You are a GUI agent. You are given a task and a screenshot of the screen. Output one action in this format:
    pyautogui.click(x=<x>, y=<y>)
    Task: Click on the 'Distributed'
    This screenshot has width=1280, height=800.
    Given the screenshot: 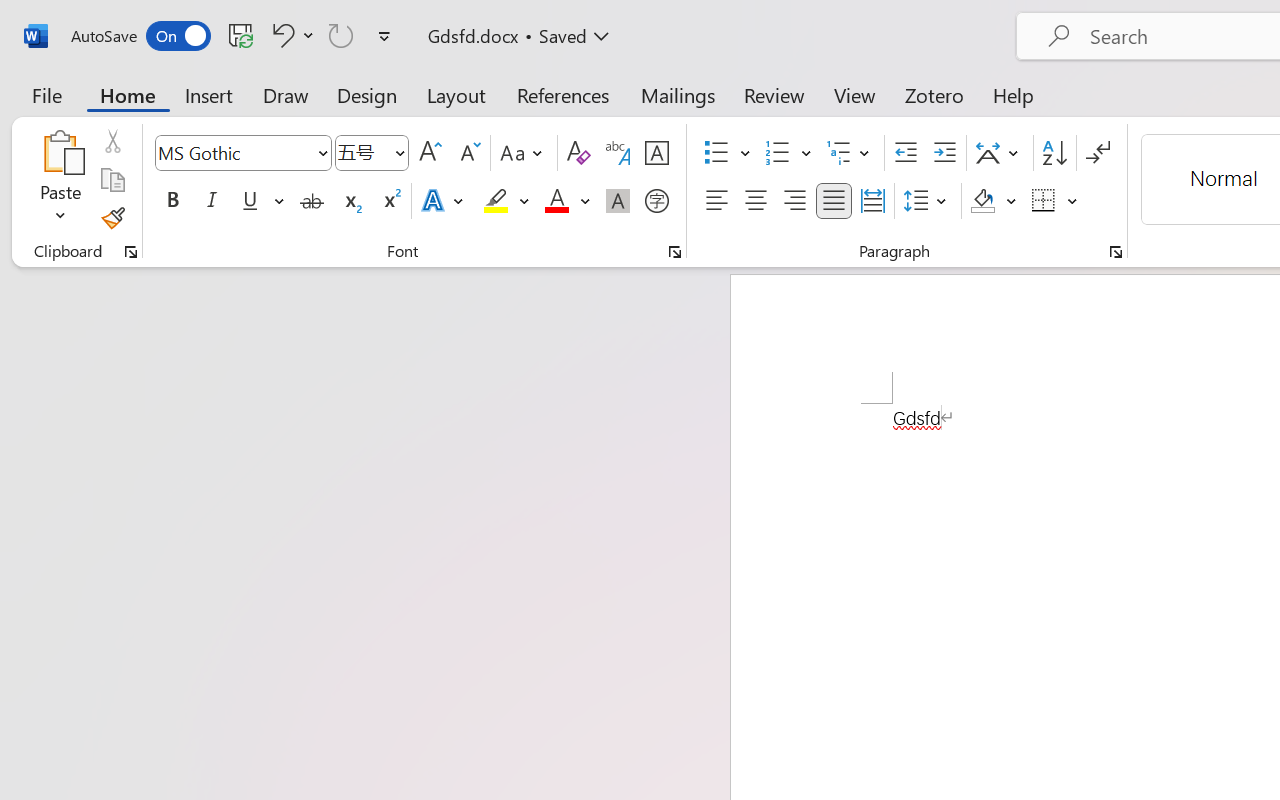 What is the action you would take?
    pyautogui.click(x=872, y=201)
    